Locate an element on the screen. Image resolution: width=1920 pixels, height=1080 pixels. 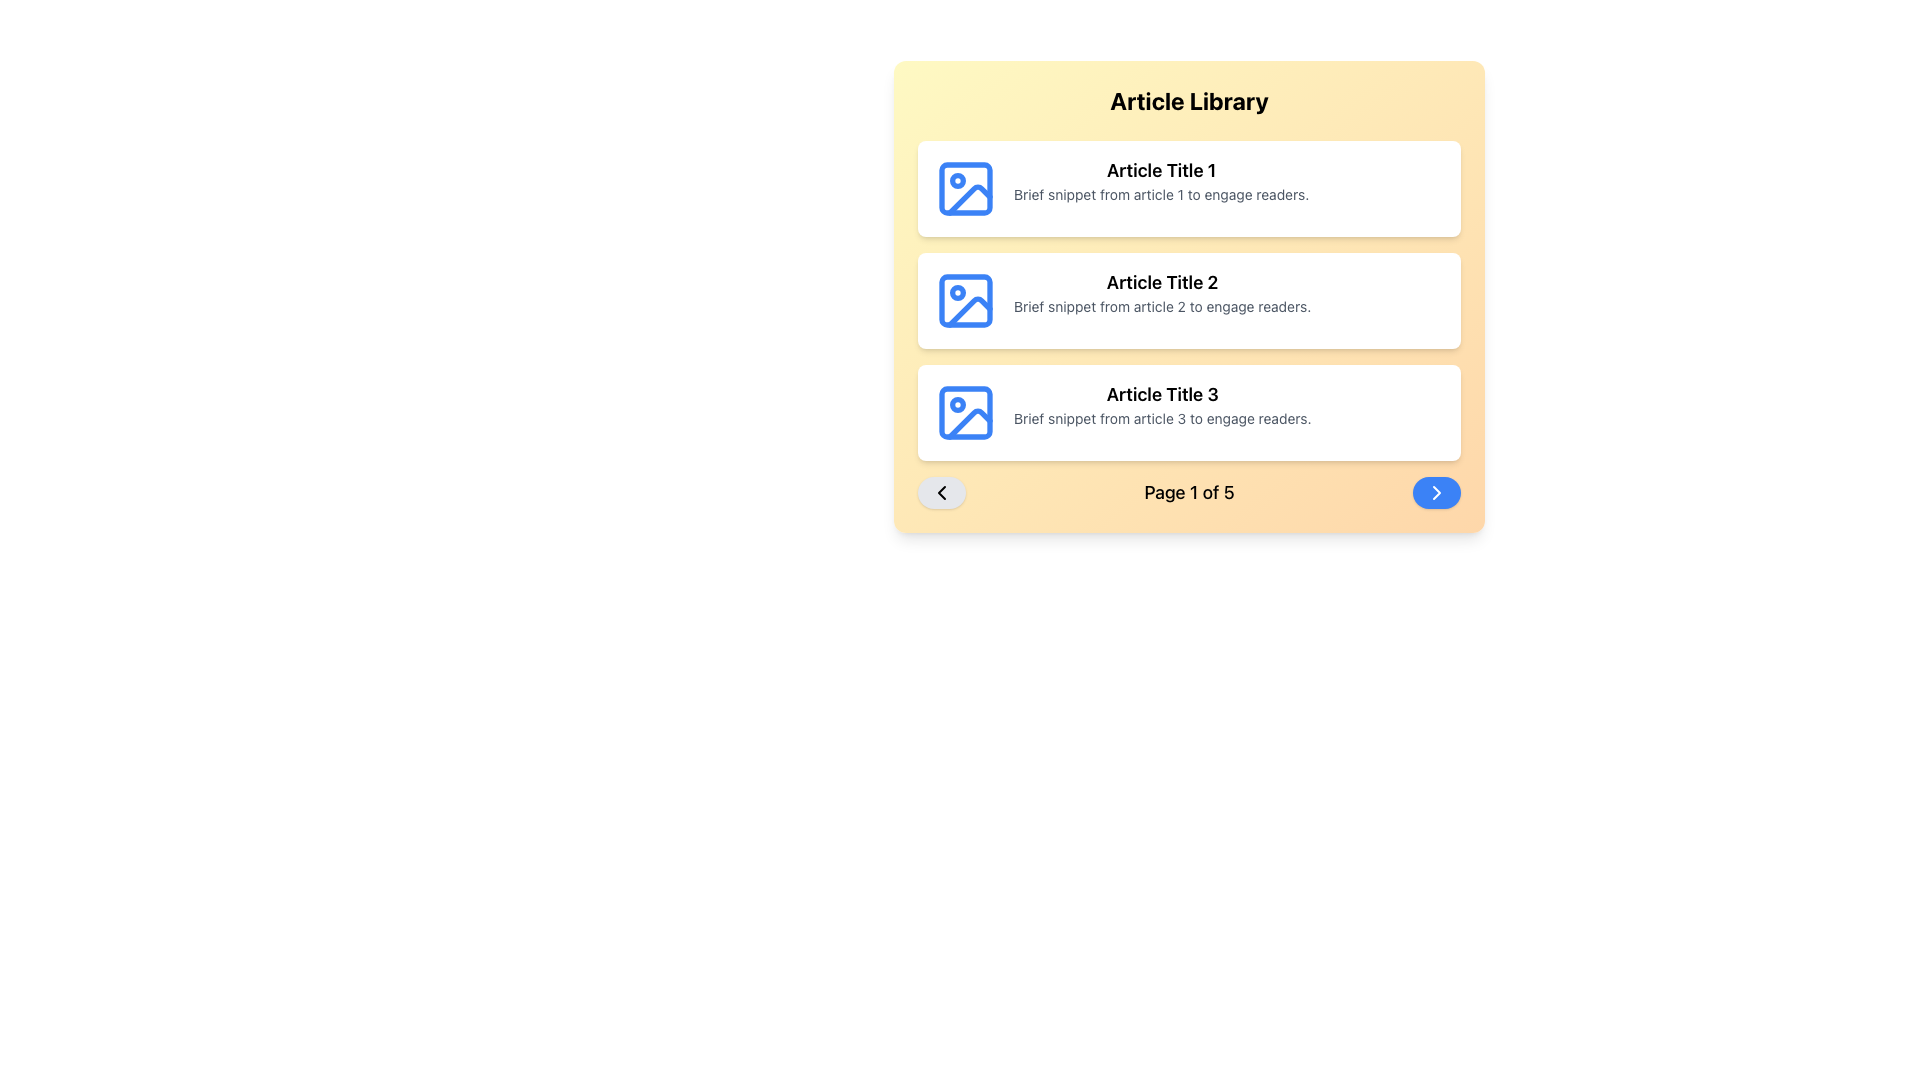
the button containing the rightward-facing chevron icon, which is part of the pagination control interface is located at coordinates (1435, 493).